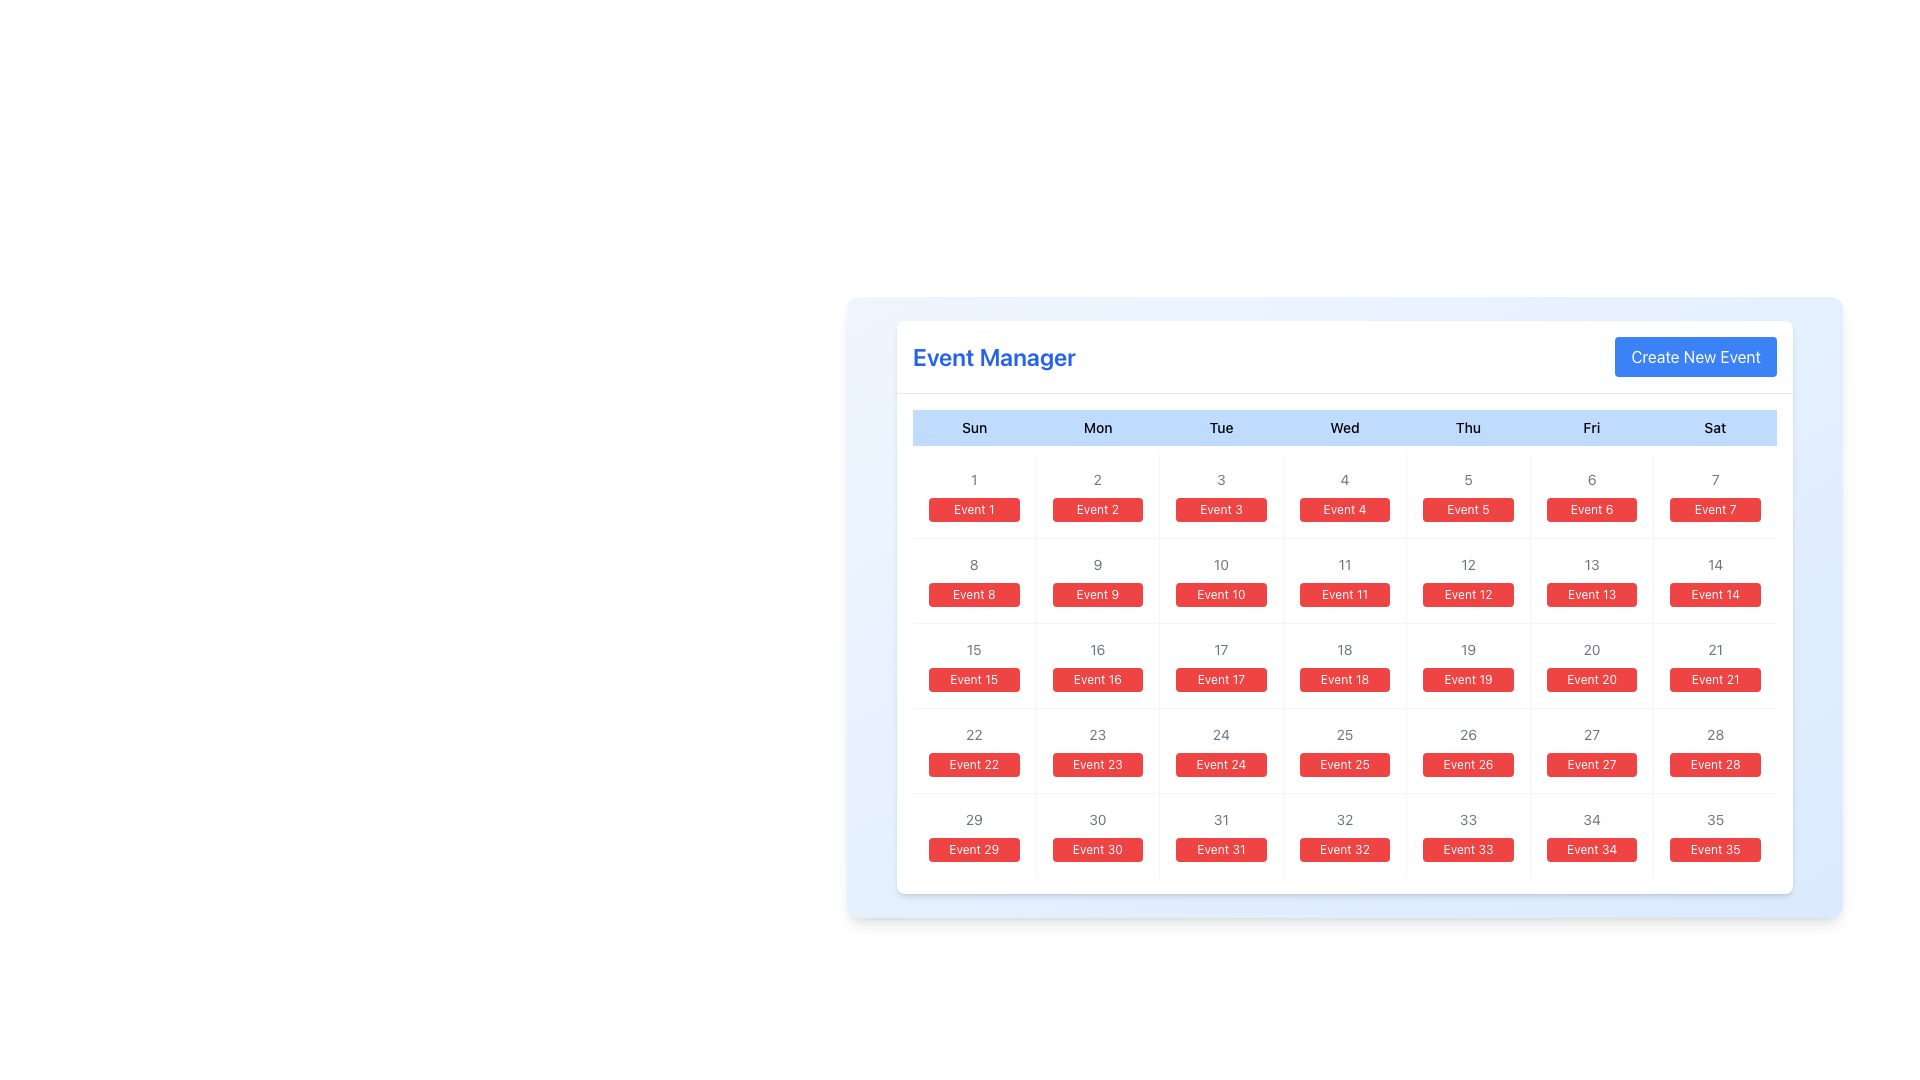 The width and height of the screenshot is (1920, 1080). Describe the element at coordinates (1096, 751) in the screenshot. I see `the interactive card for 'Event 23' located in the fourth row and third column of the event grid to interact with it` at that location.